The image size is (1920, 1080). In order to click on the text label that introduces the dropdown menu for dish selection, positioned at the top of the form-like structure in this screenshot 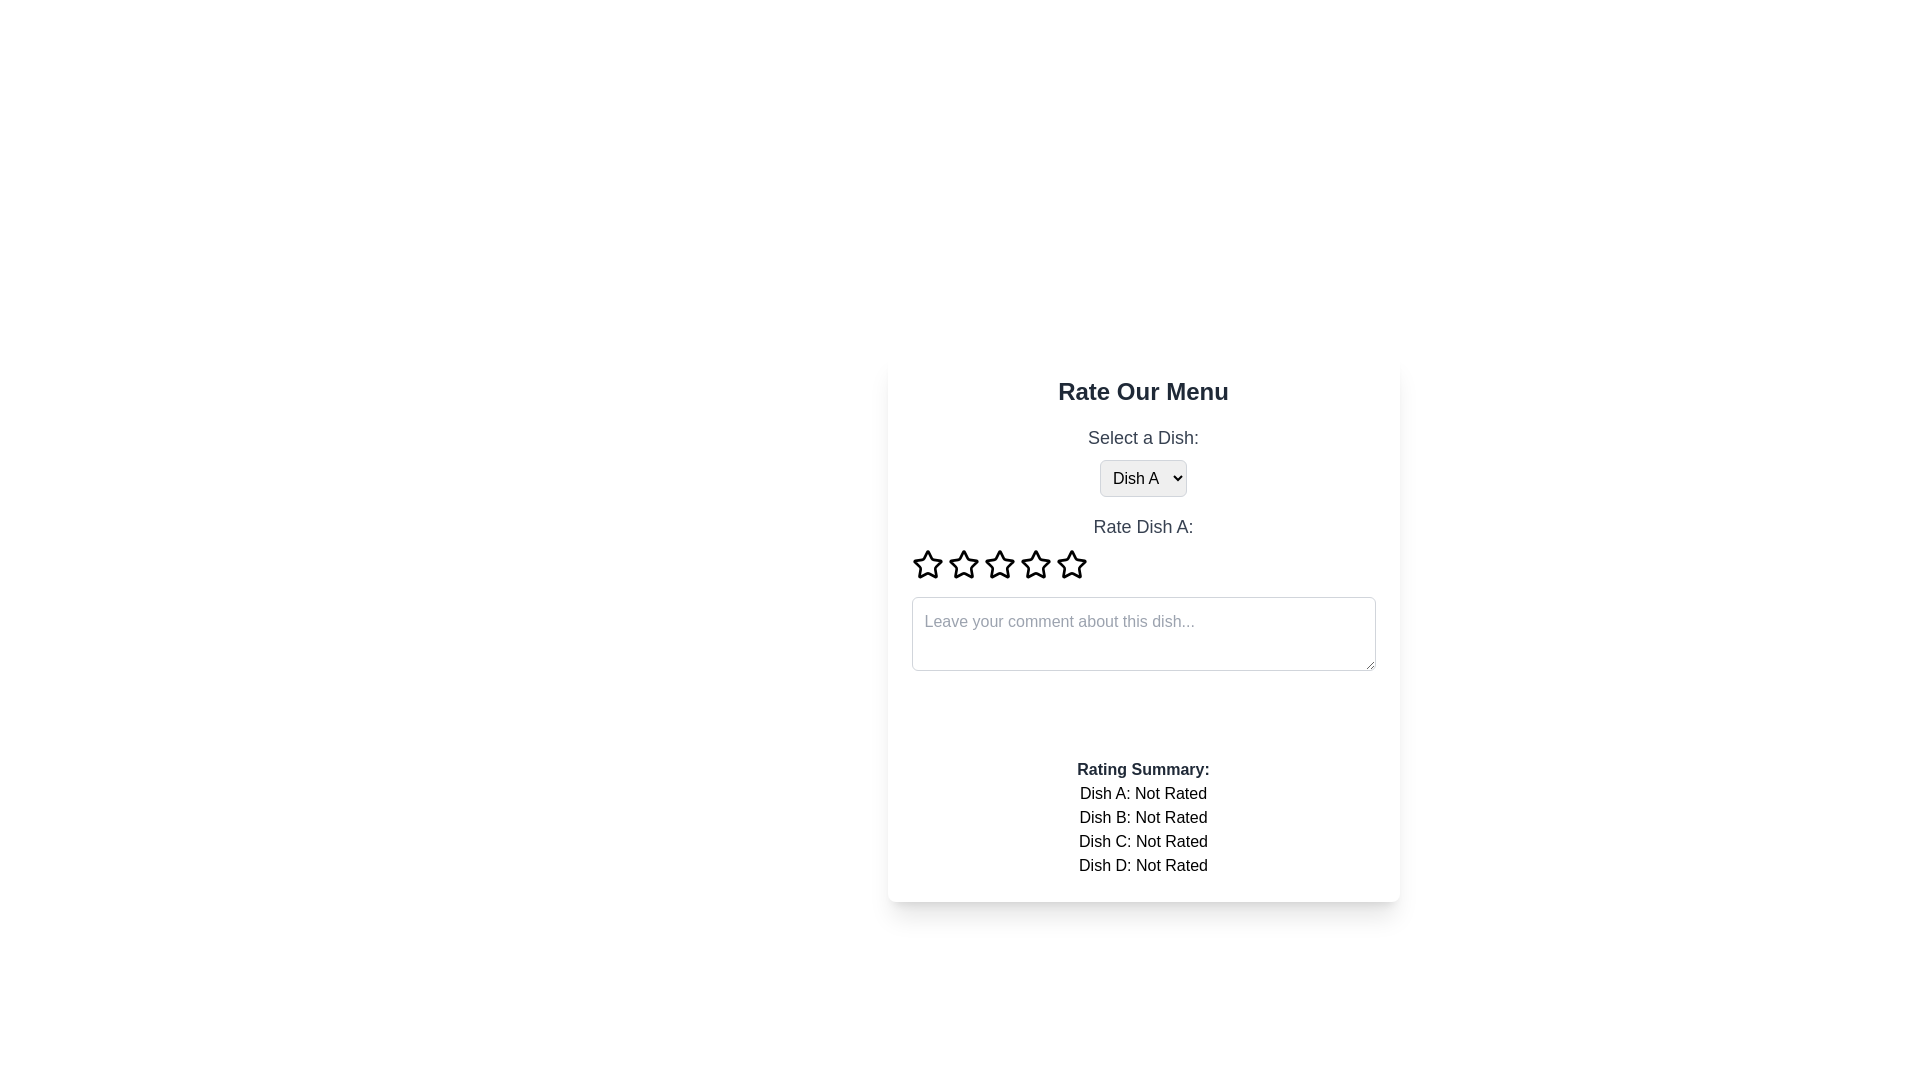, I will do `click(1143, 437)`.